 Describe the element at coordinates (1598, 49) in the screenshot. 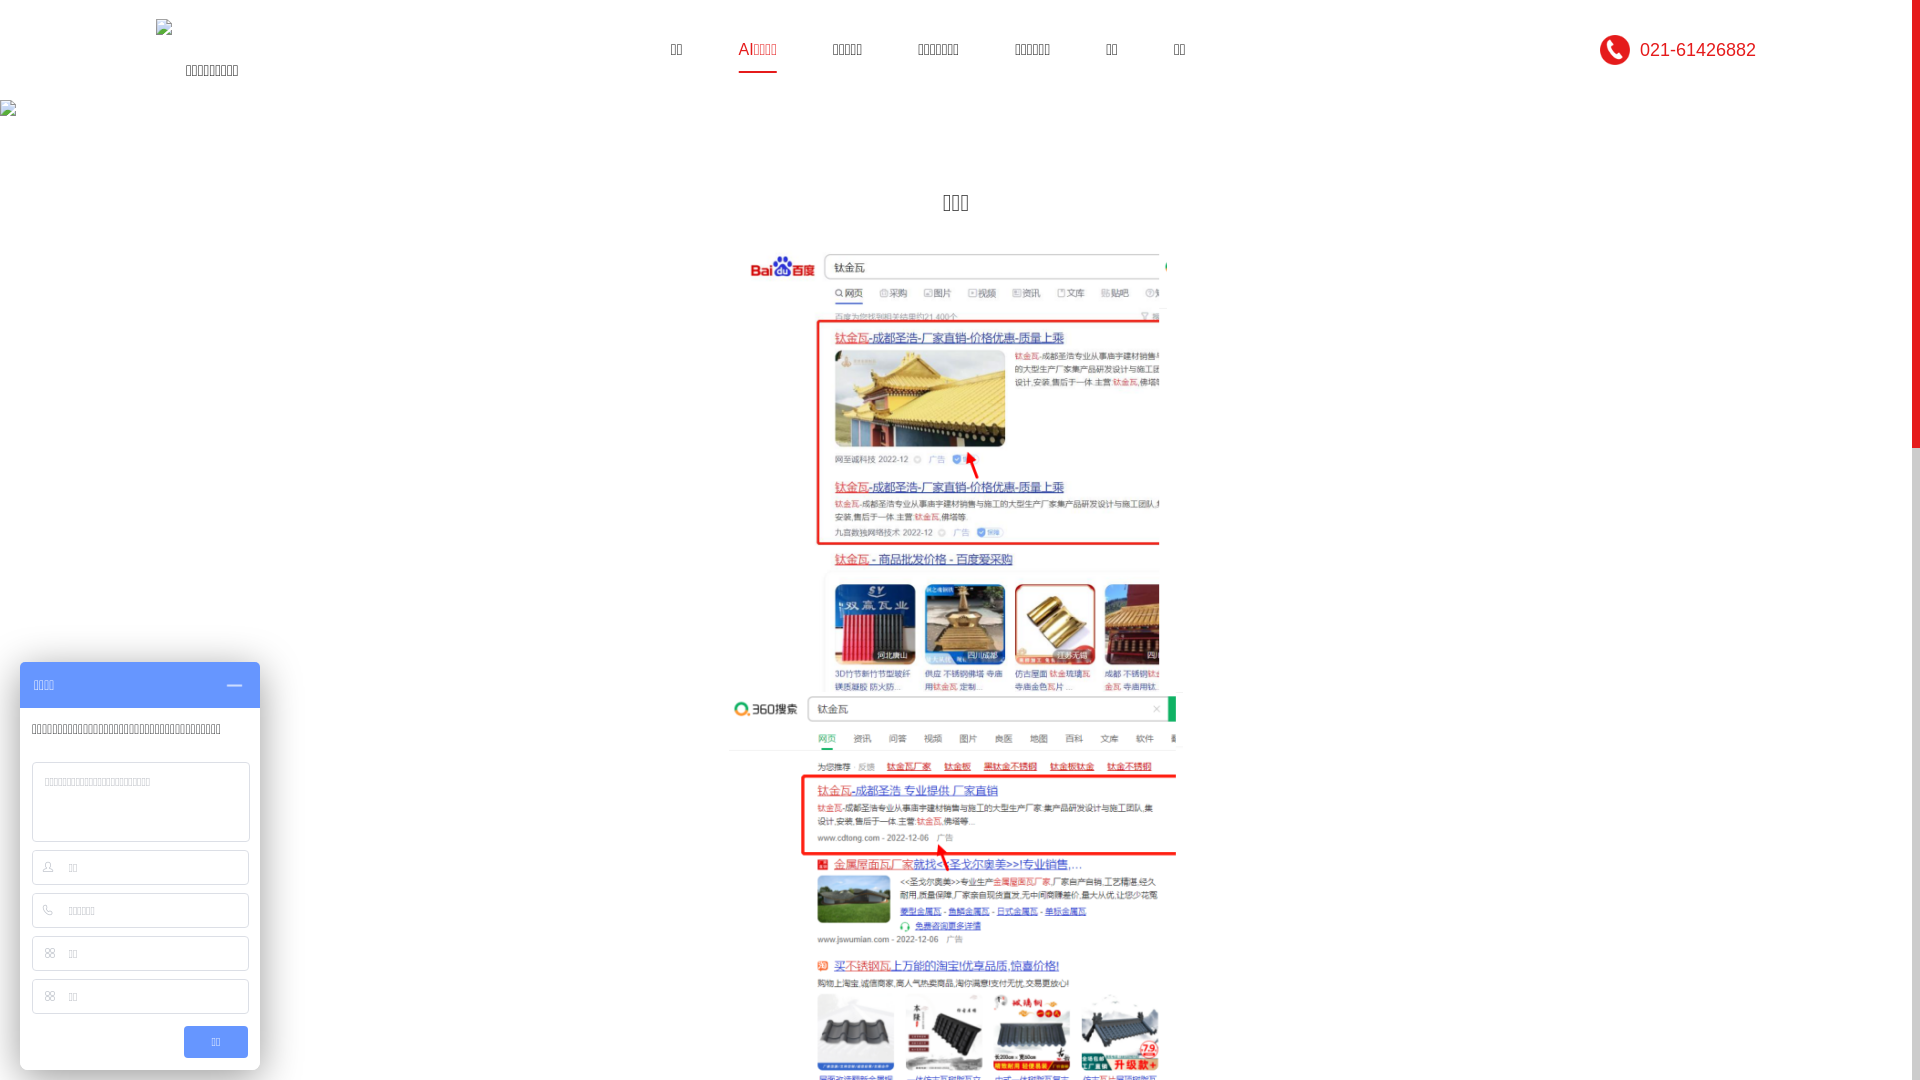

I see `'021-61426882'` at that location.